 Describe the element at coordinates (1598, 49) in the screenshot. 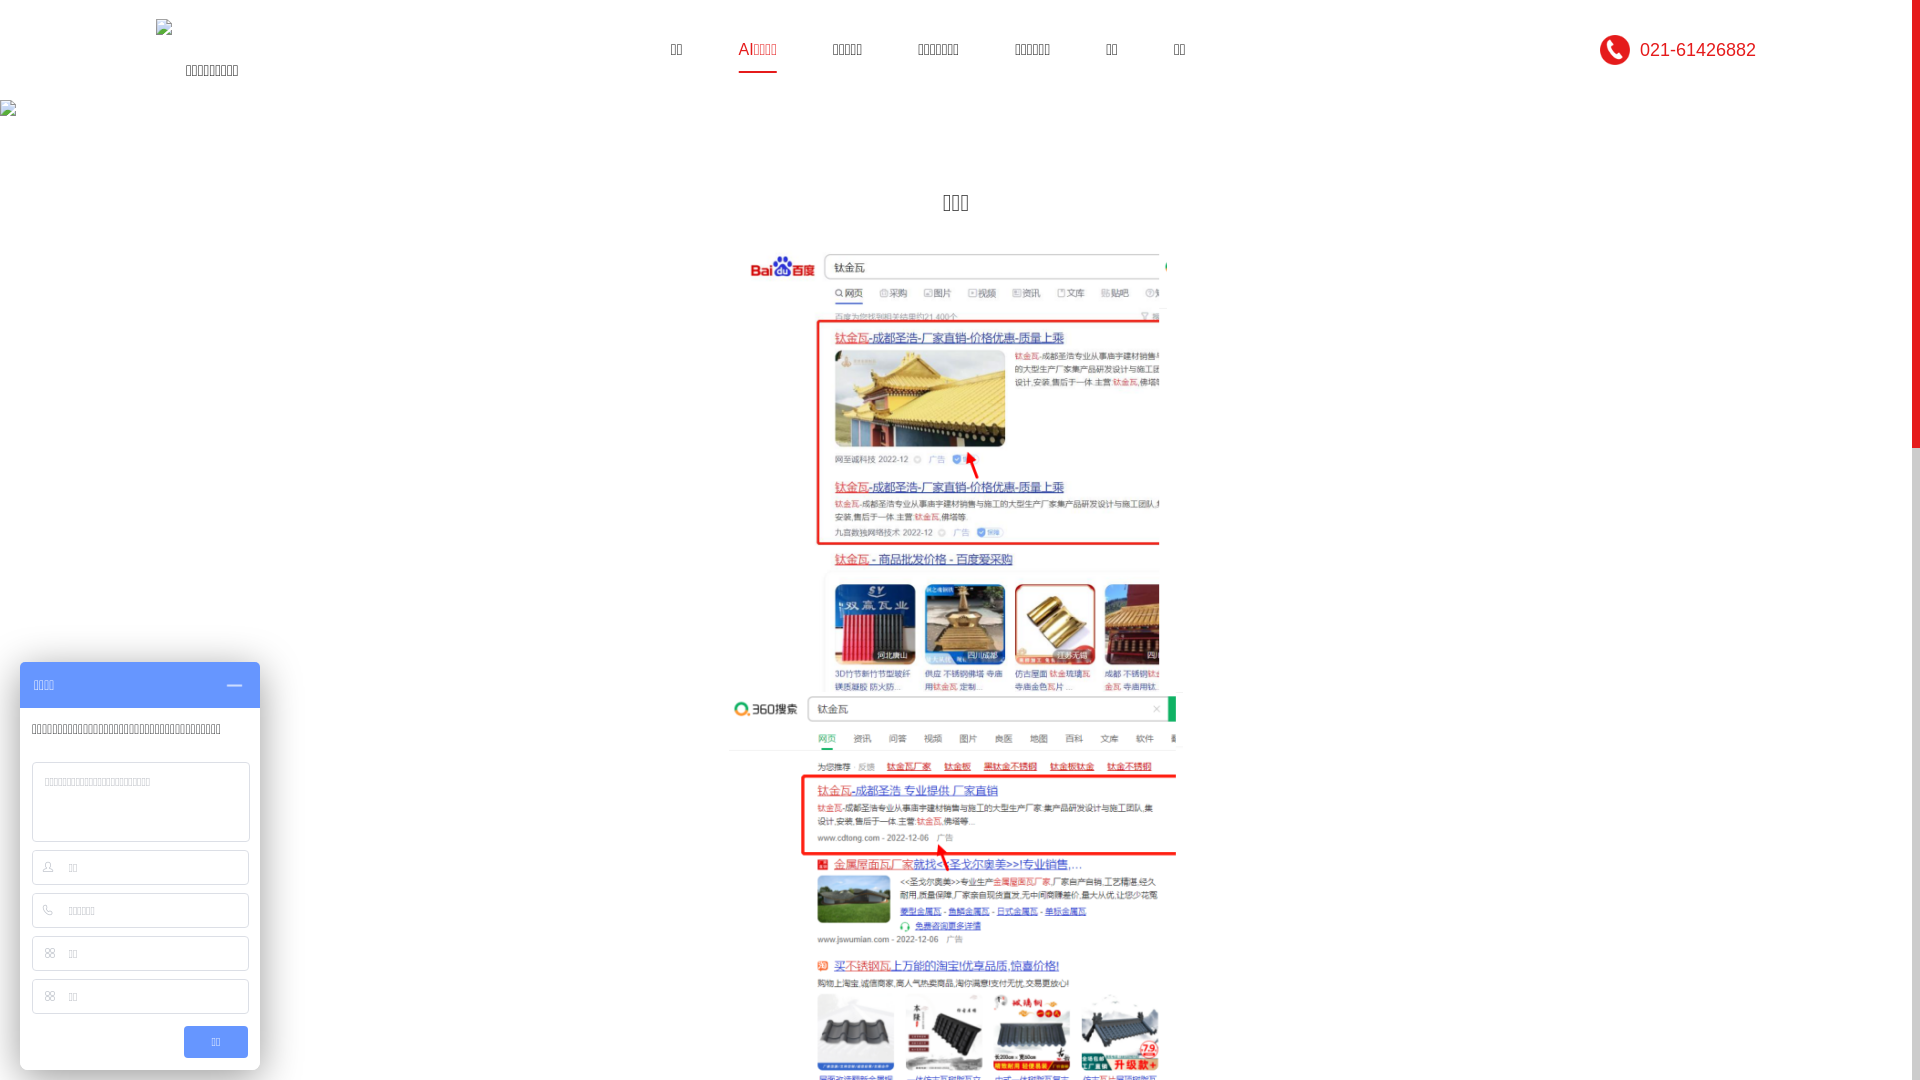

I see `'021-61426882'` at that location.